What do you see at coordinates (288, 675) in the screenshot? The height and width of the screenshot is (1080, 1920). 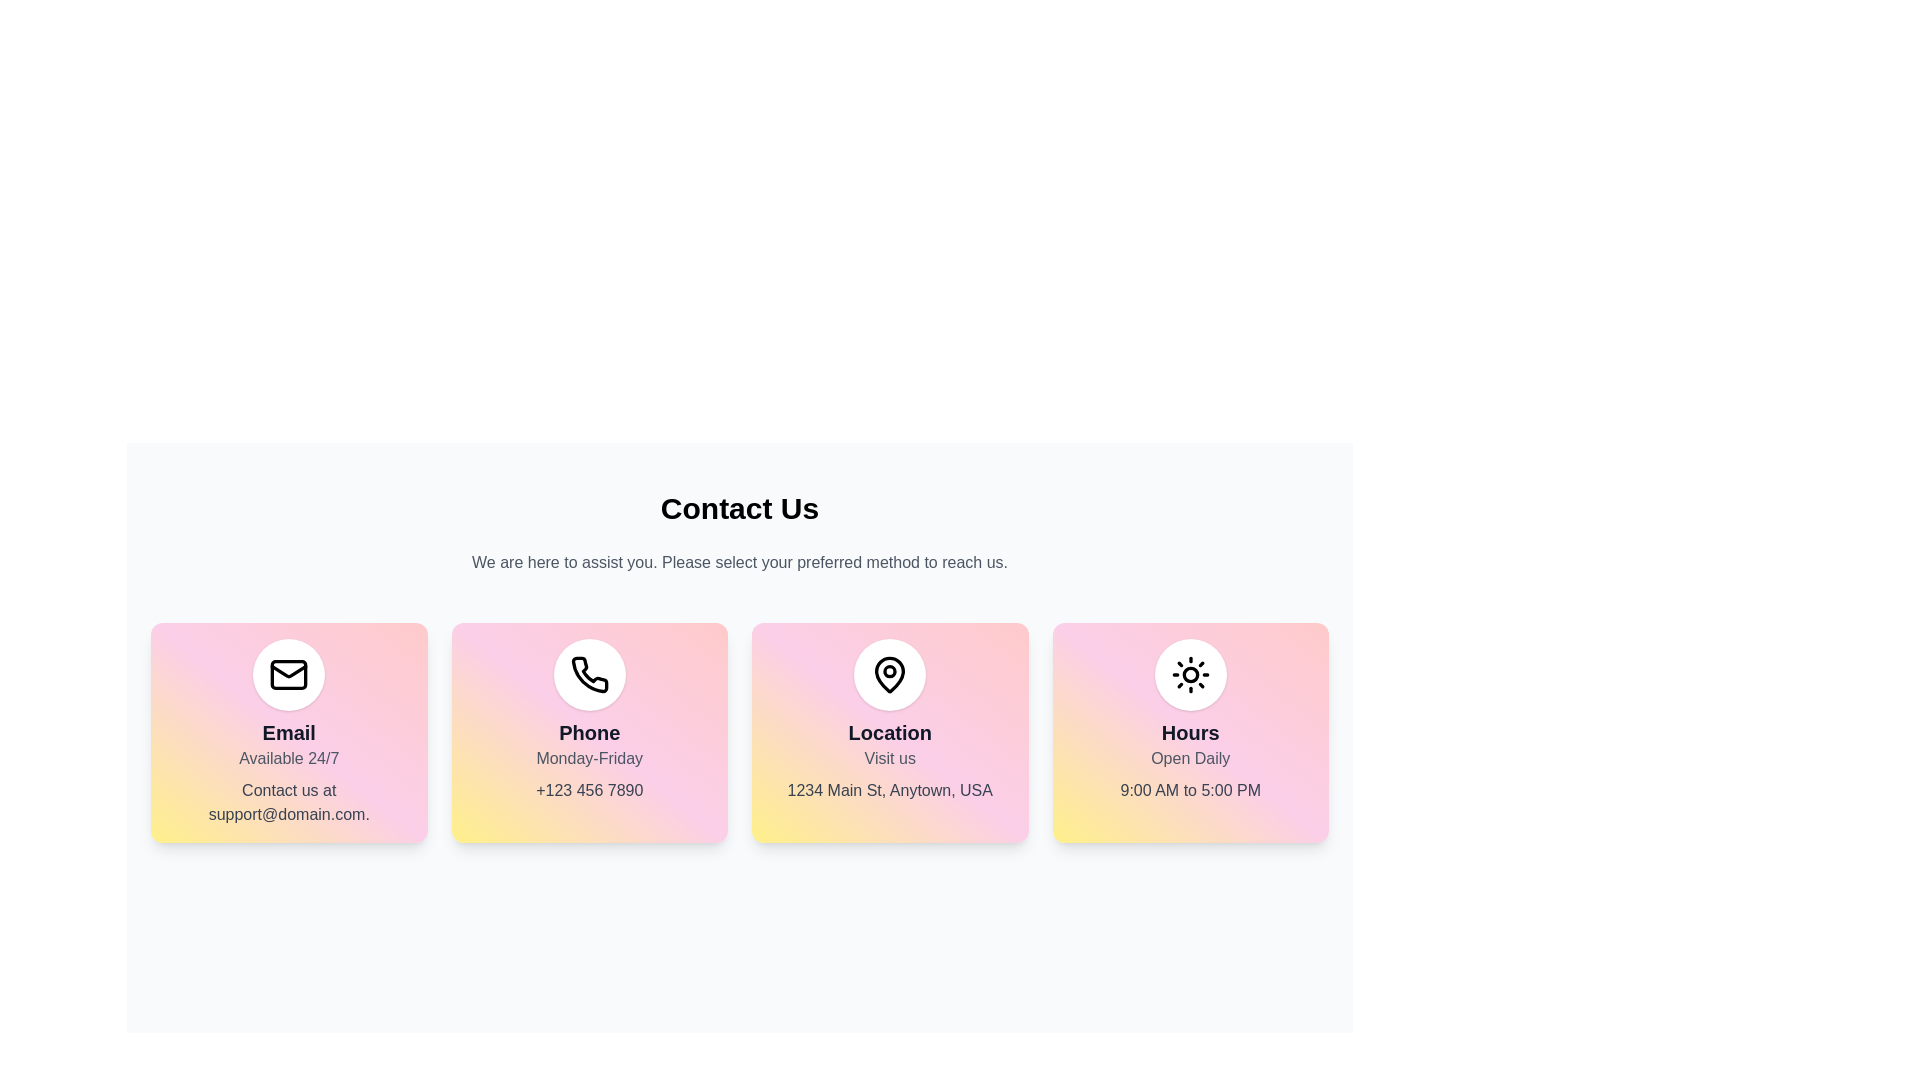 I see `the email communication icon located at the top center of the first contact card in a grid of four cards, positioned directly above the 'Email' label` at bounding box center [288, 675].